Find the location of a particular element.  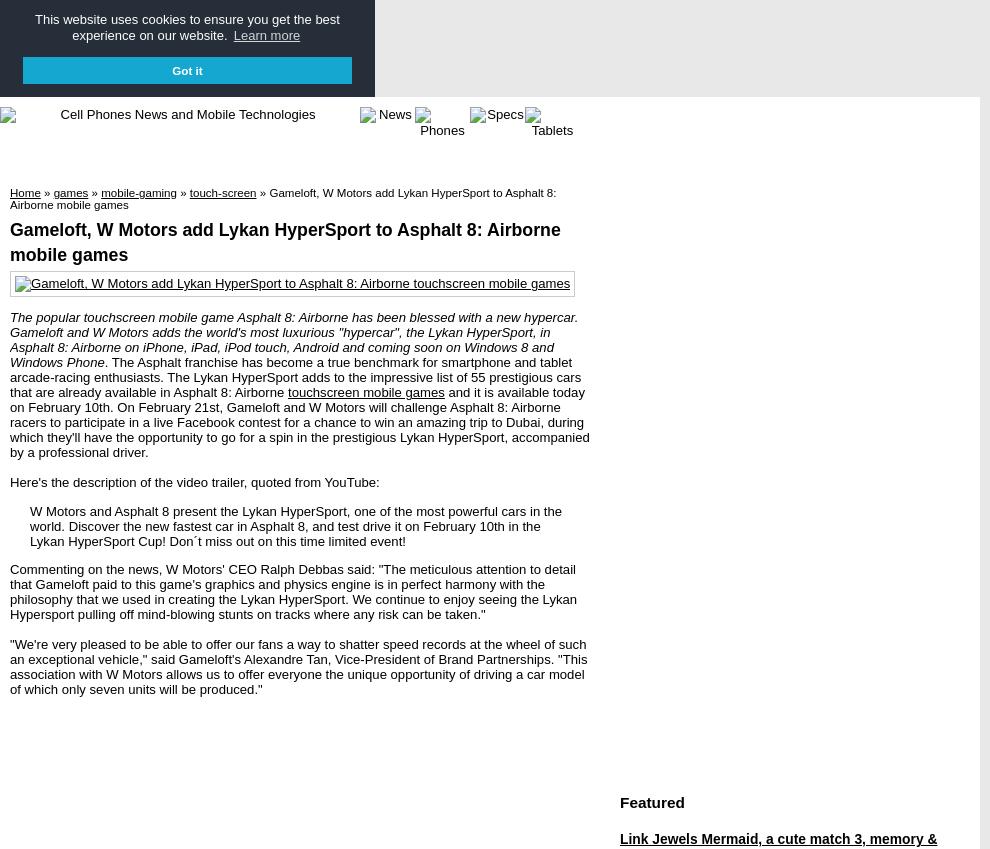

'games' is located at coordinates (70, 191).